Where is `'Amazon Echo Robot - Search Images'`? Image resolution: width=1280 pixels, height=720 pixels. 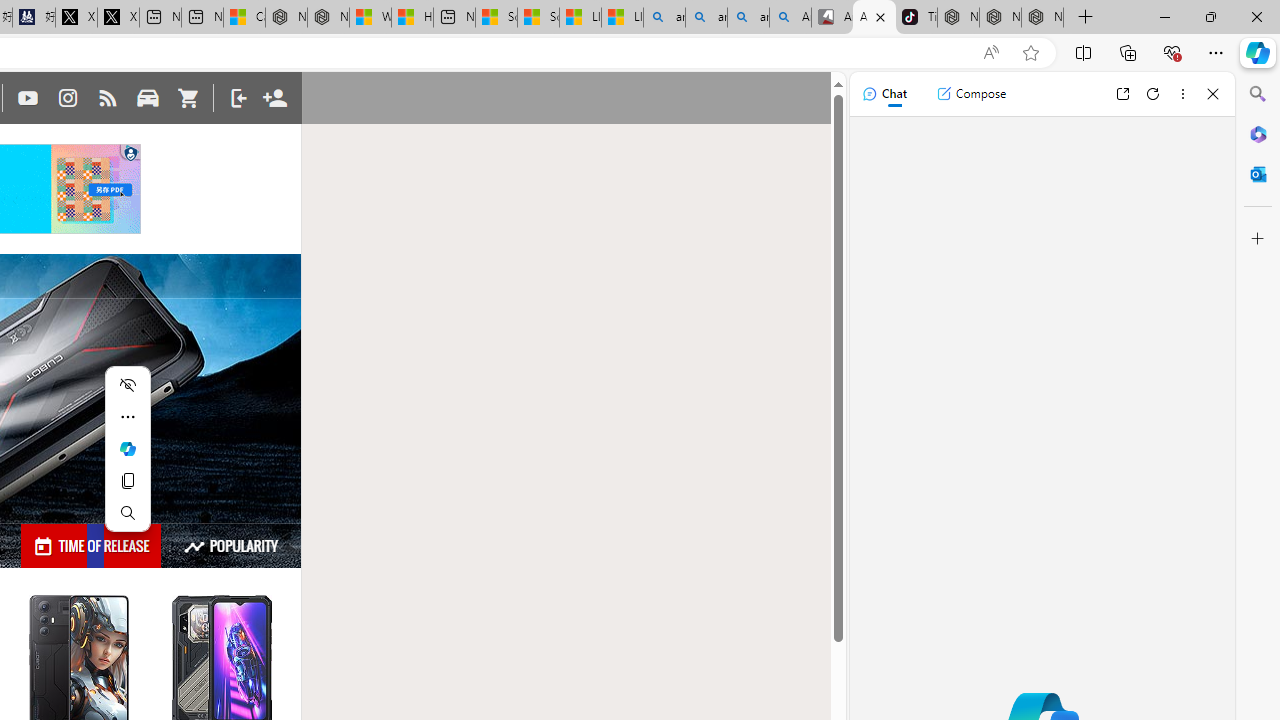
'Amazon Echo Robot - Search Images' is located at coordinates (790, 17).